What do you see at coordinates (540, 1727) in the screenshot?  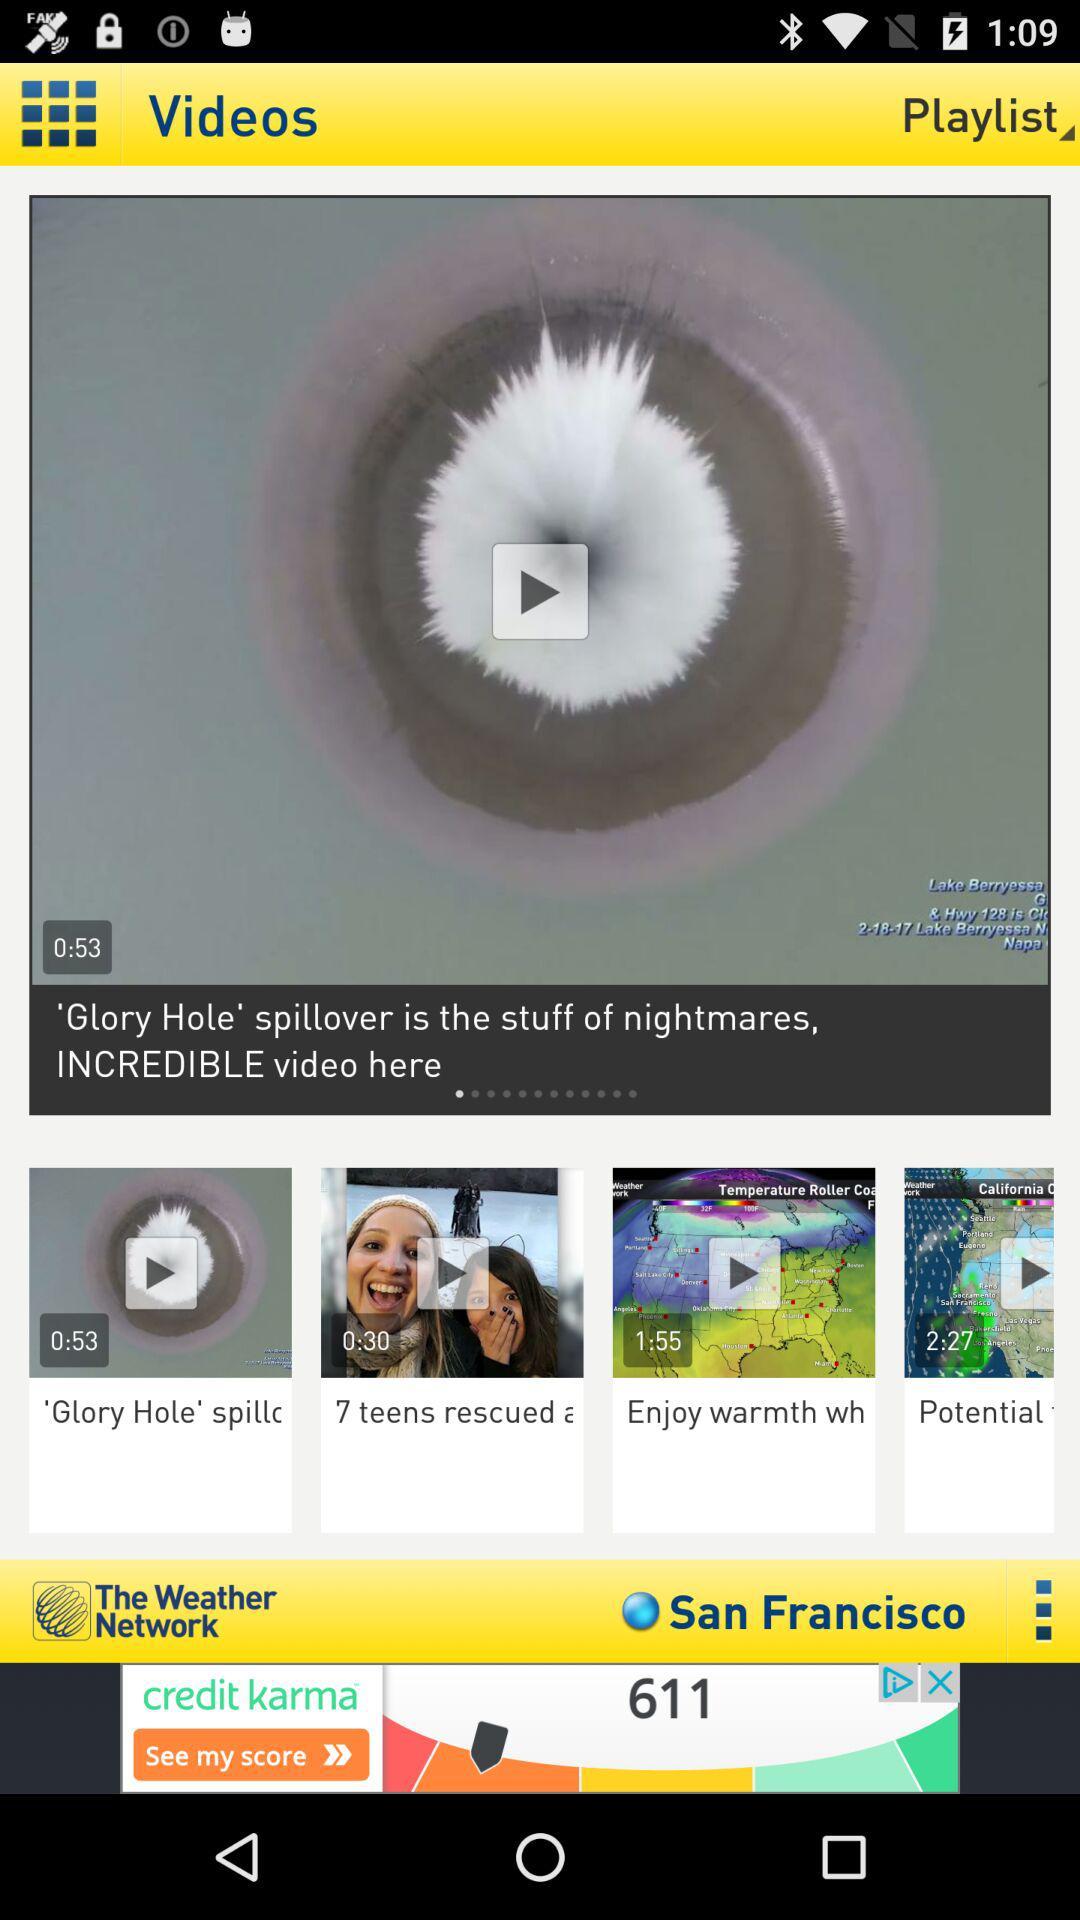 I see `advertisement click` at bounding box center [540, 1727].